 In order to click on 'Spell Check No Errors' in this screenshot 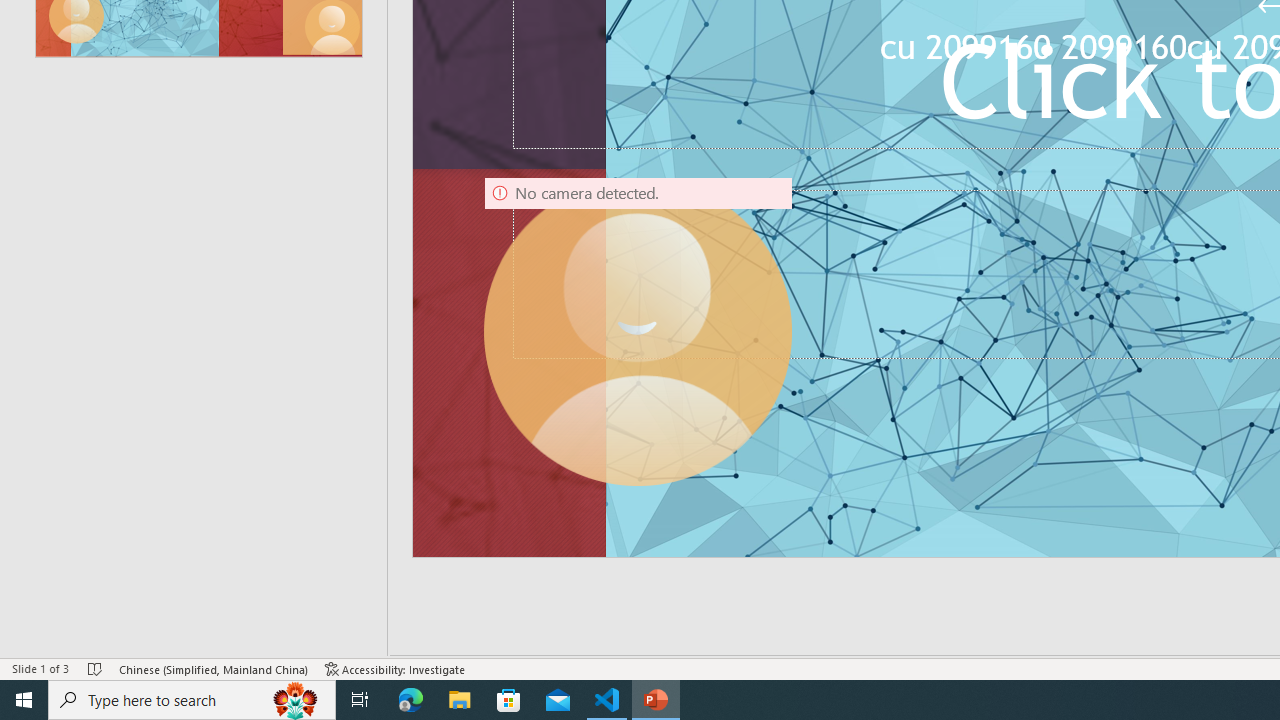, I will do `click(95, 669)`.